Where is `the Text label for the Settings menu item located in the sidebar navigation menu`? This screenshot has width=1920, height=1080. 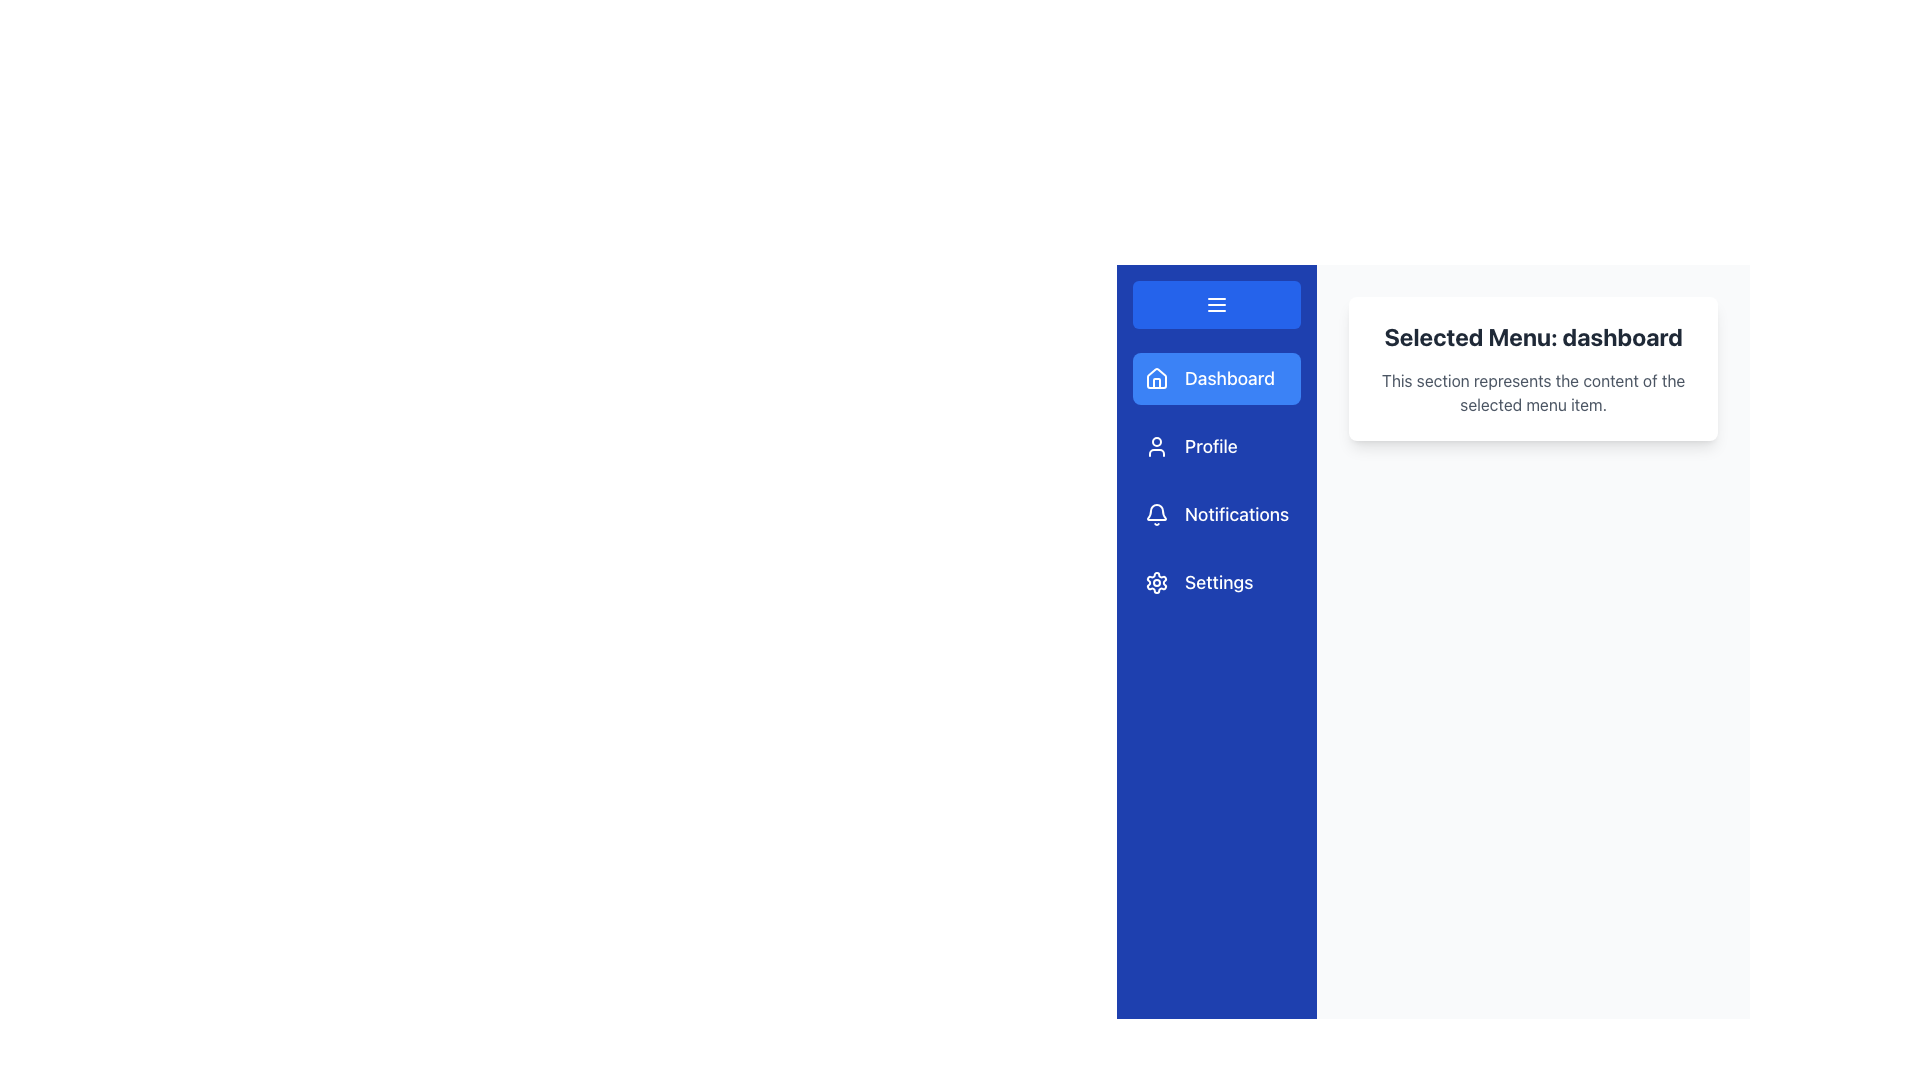 the Text label for the Settings menu item located in the sidebar navigation menu is located at coordinates (1218, 582).